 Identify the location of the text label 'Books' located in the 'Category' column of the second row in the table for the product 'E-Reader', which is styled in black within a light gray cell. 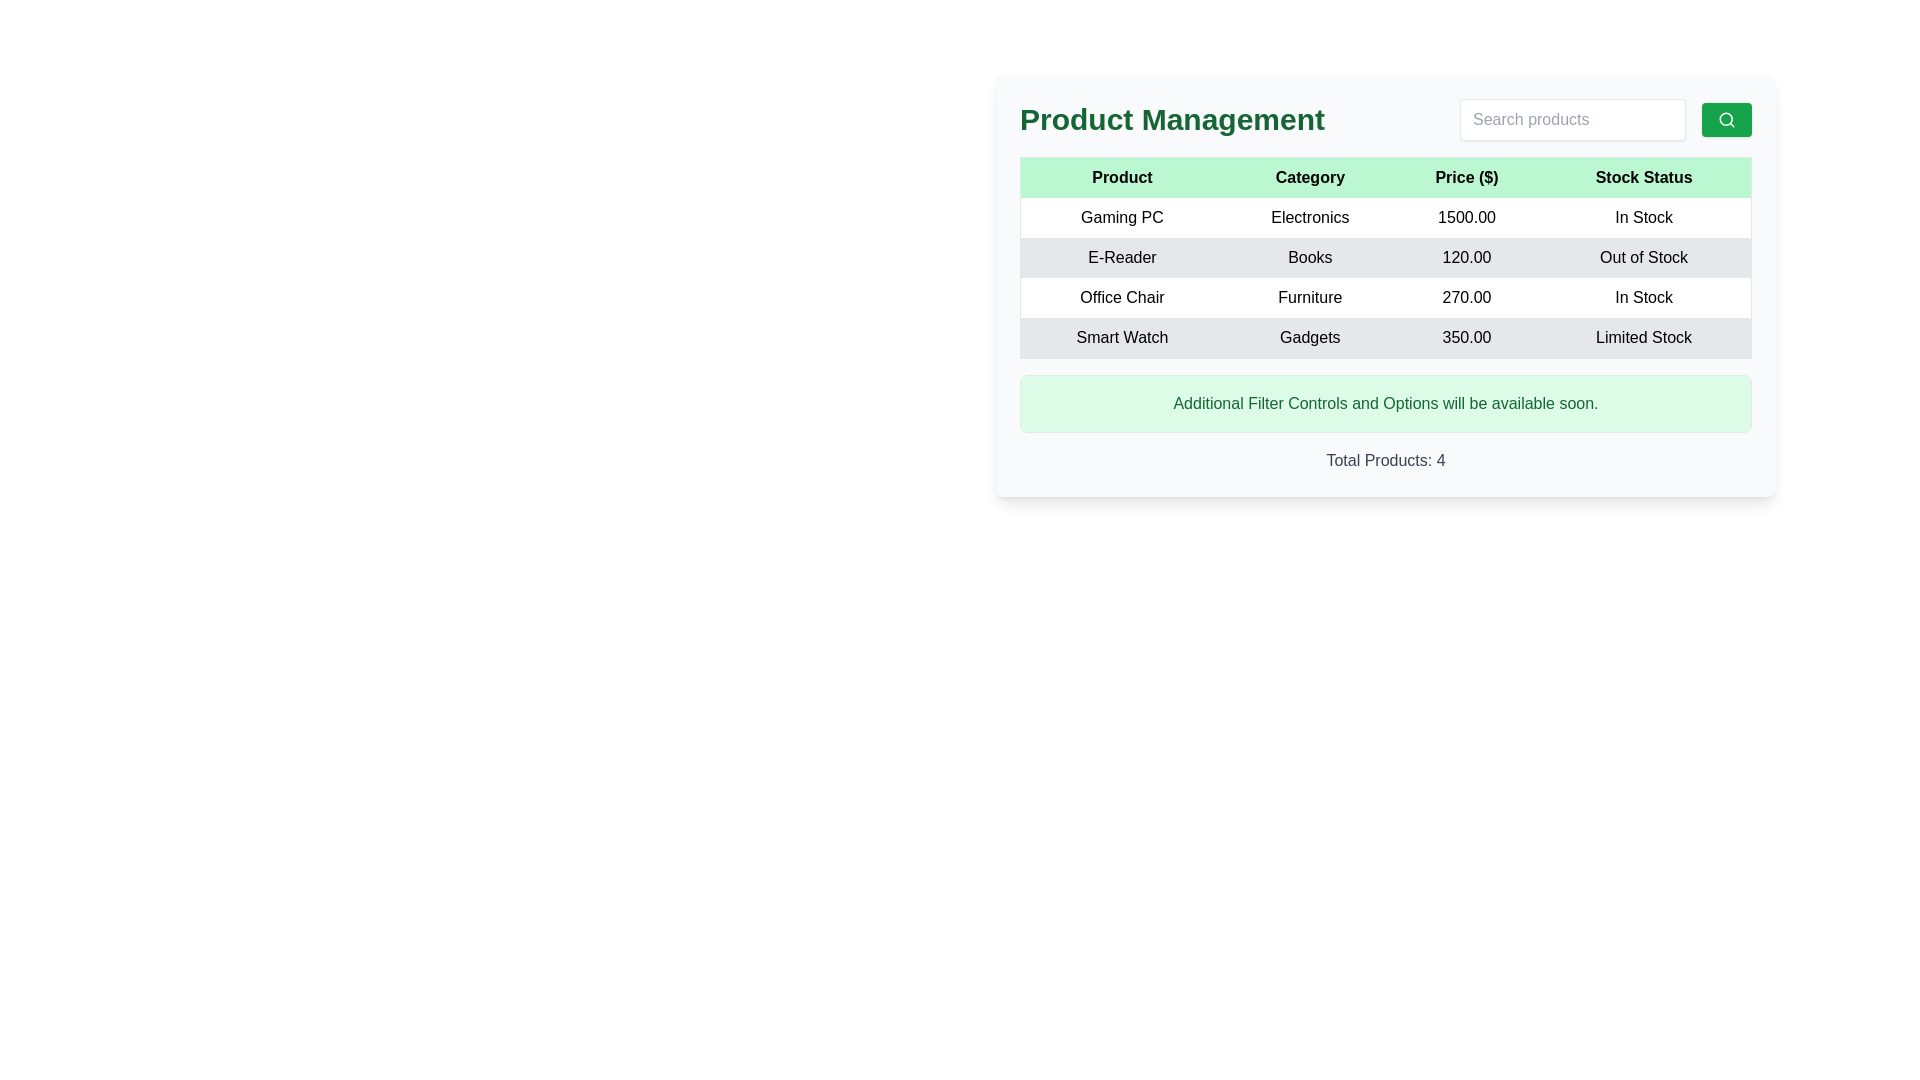
(1310, 257).